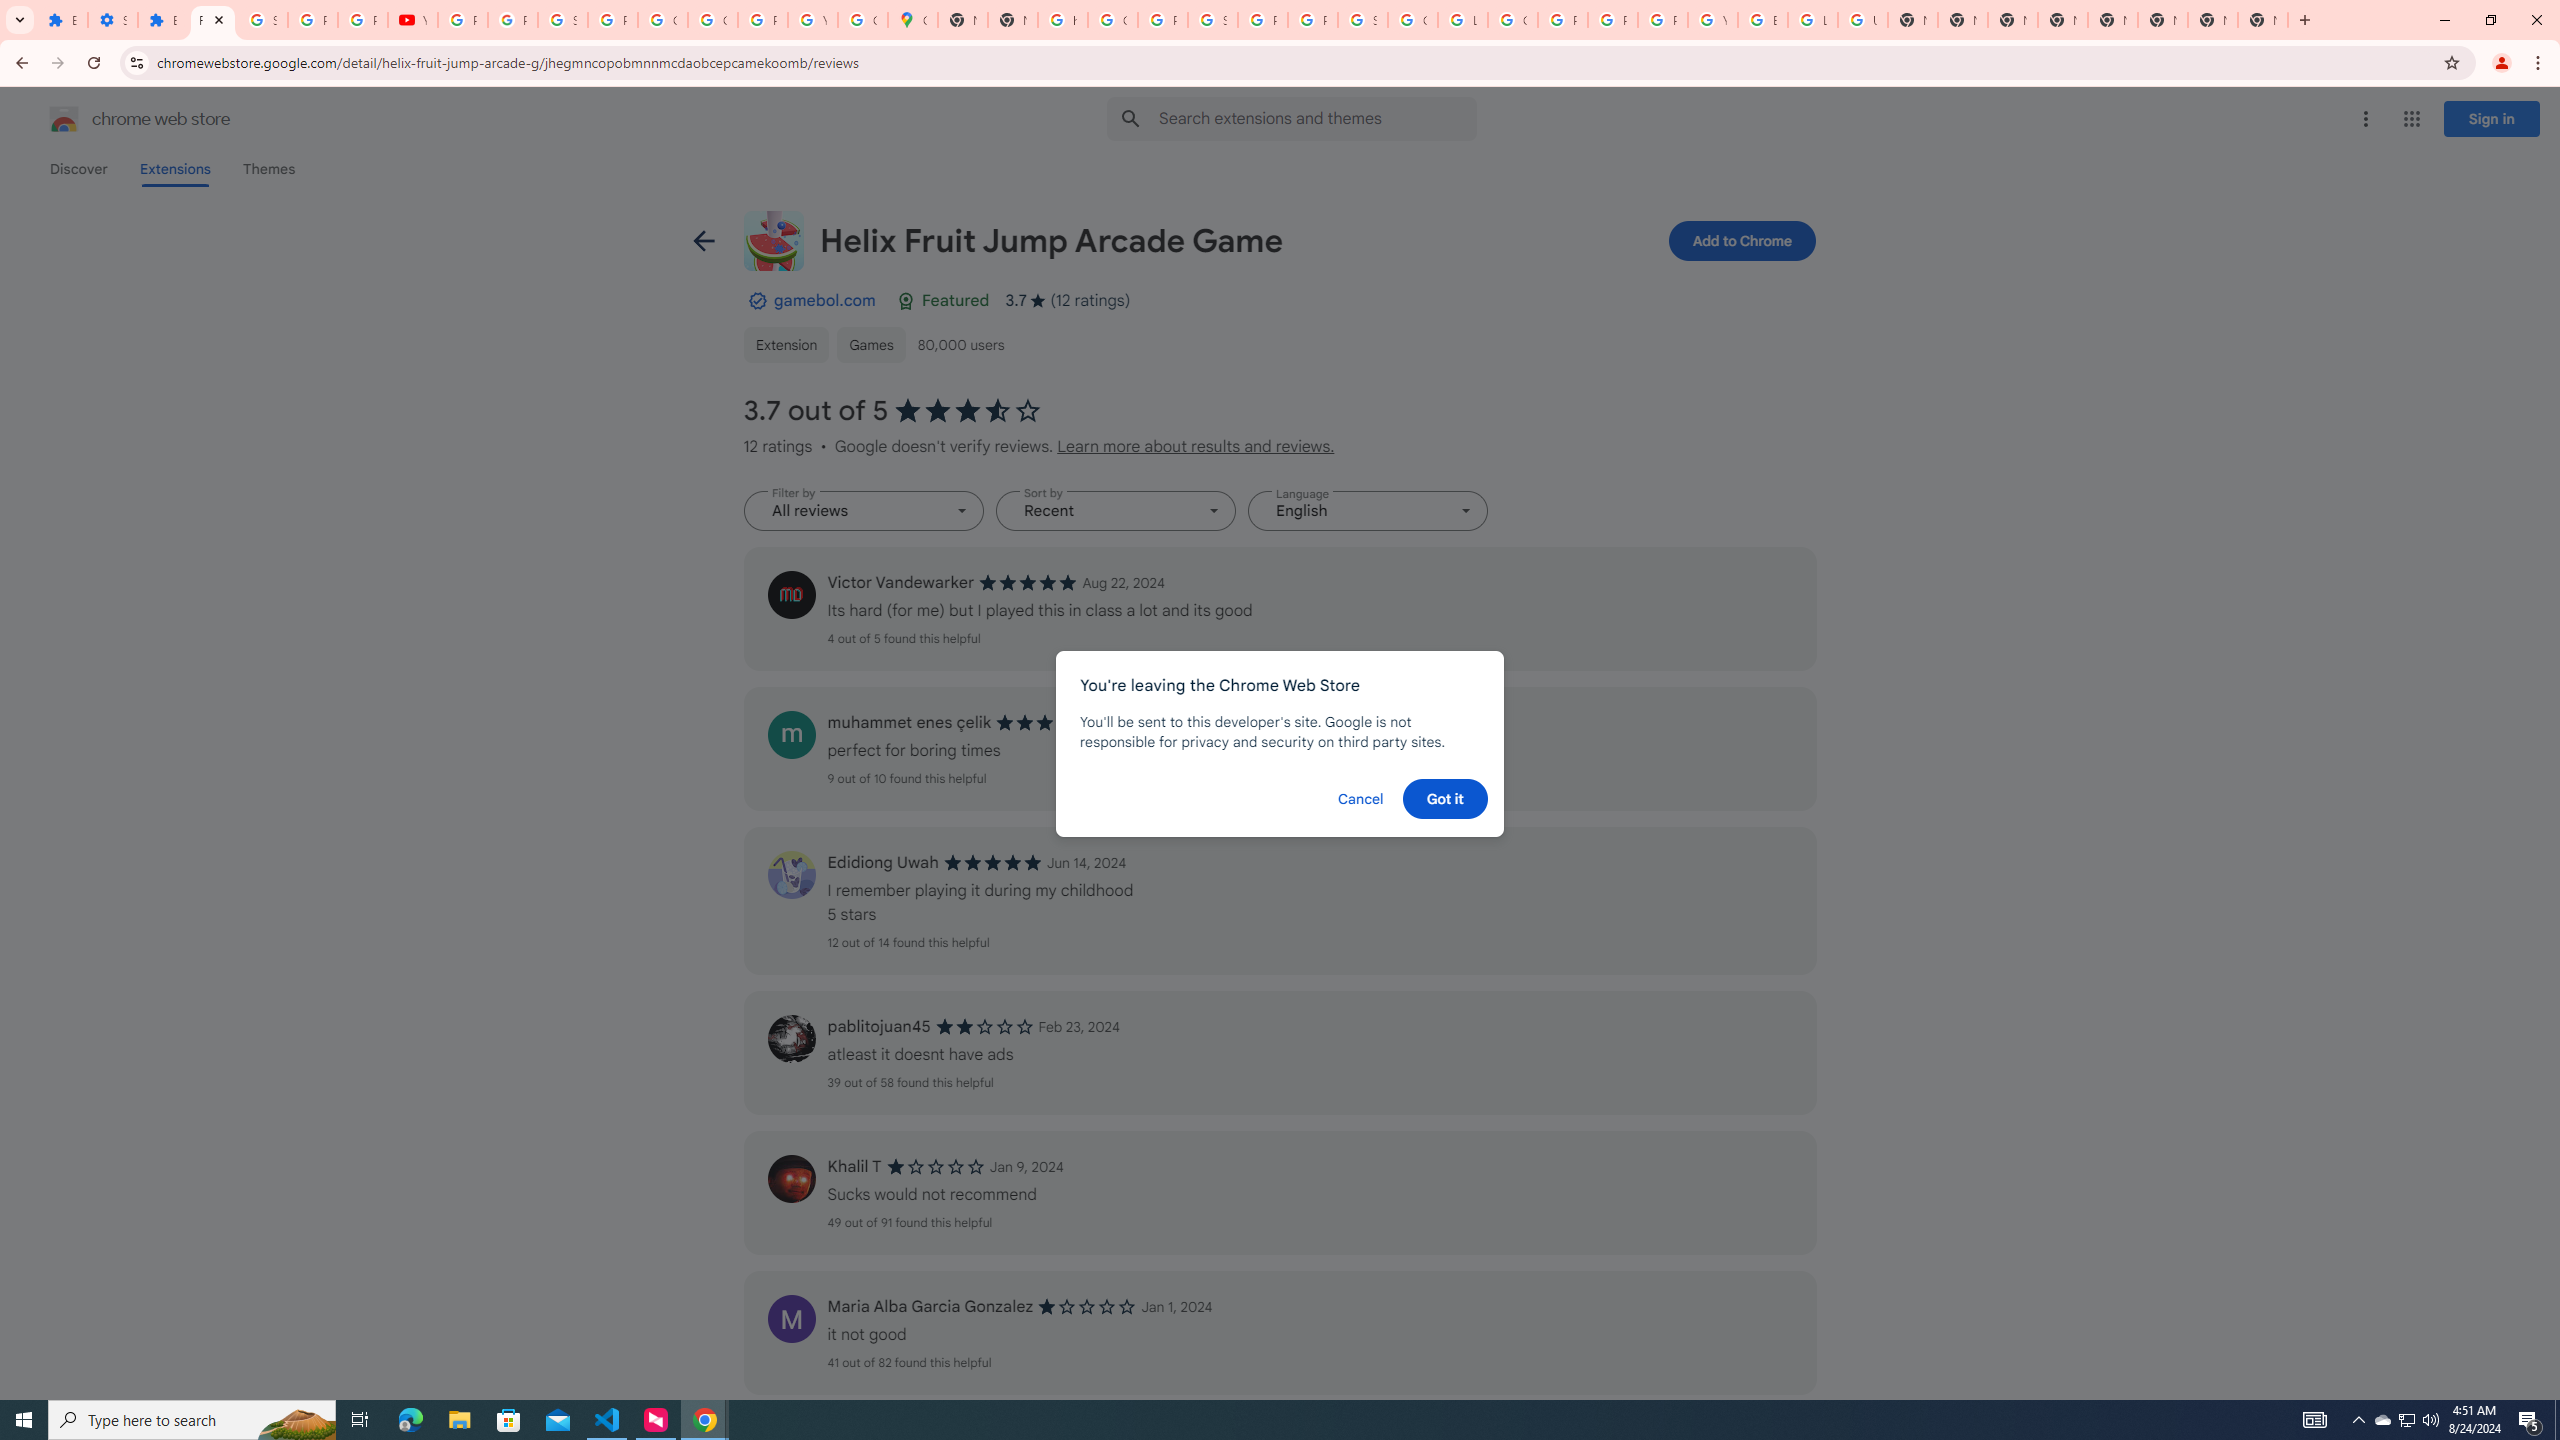 The height and width of the screenshot is (1440, 2560). I want to click on 'Reviews: Helix Fruit Jump Arcade Game', so click(211, 19).